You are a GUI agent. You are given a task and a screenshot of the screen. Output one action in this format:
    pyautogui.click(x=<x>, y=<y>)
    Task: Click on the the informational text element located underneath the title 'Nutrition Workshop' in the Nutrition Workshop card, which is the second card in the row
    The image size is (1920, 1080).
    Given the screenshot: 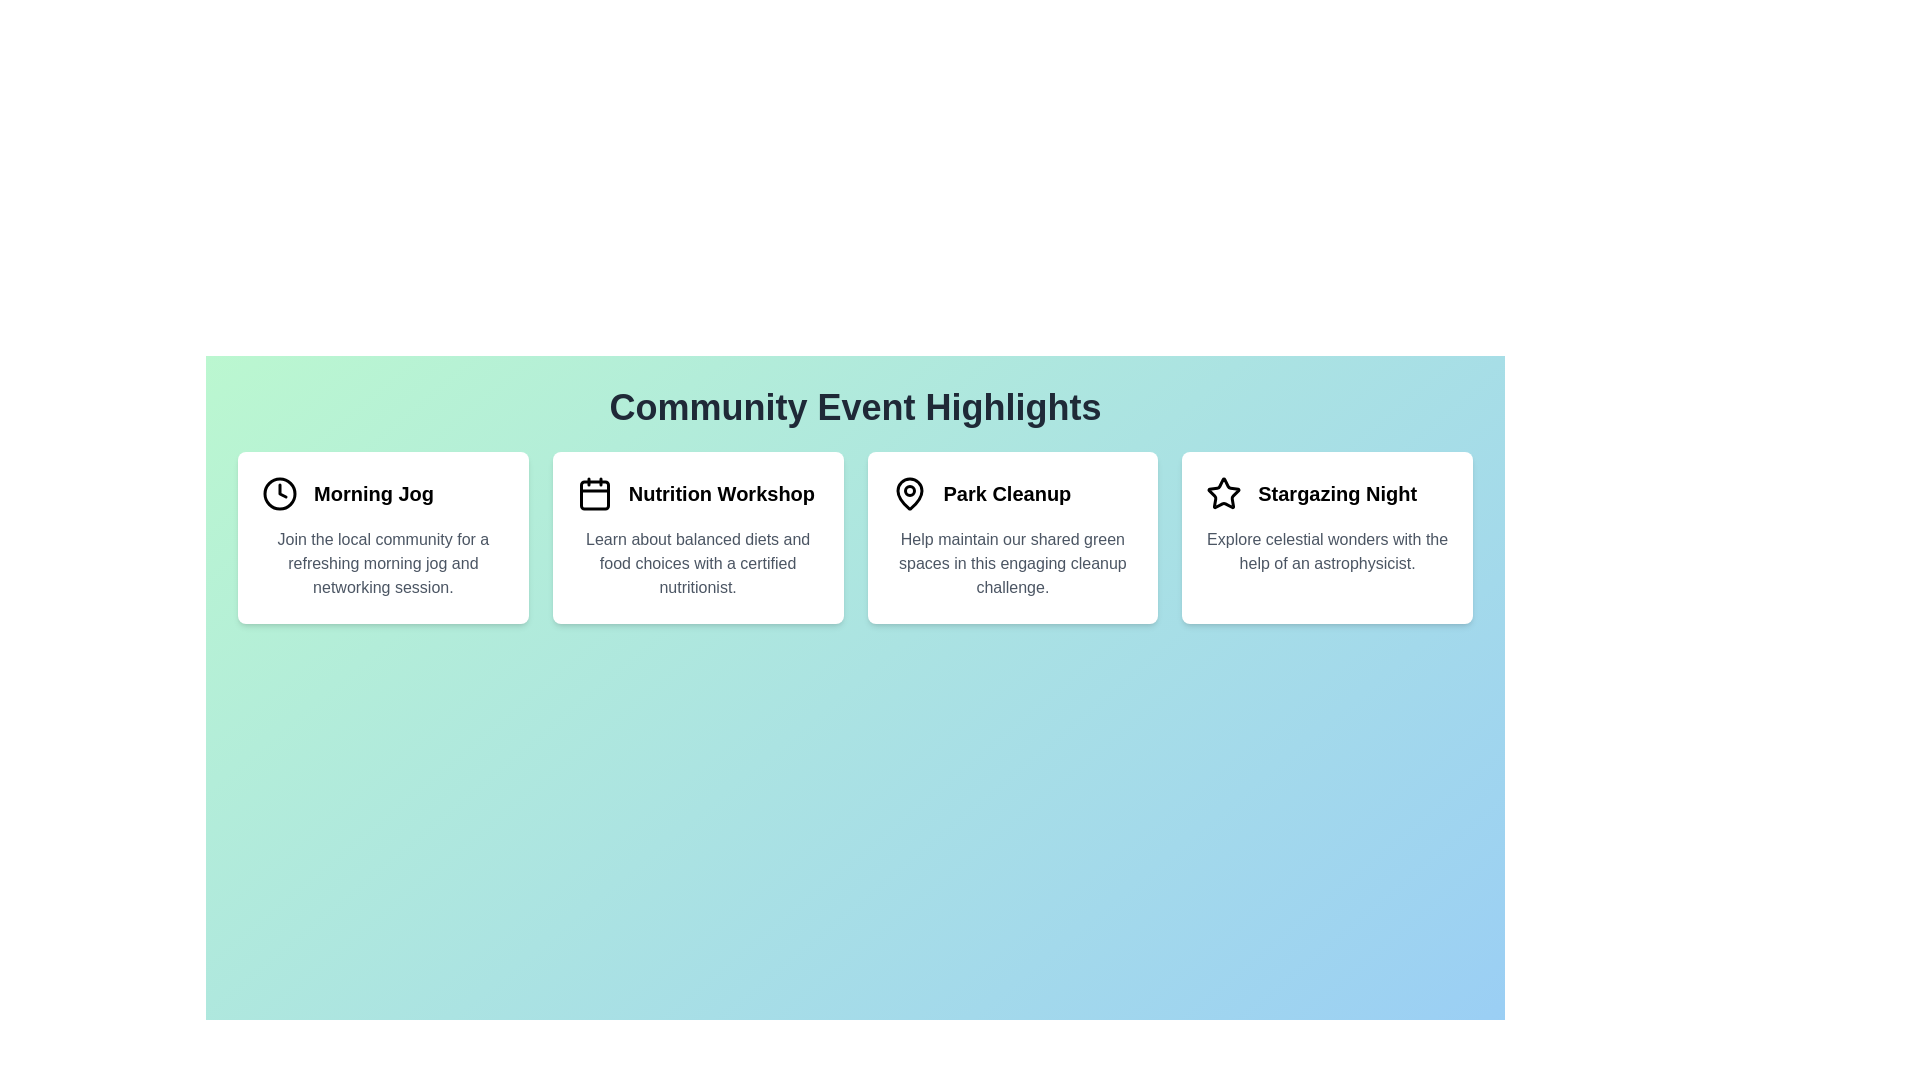 What is the action you would take?
    pyautogui.click(x=698, y=563)
    